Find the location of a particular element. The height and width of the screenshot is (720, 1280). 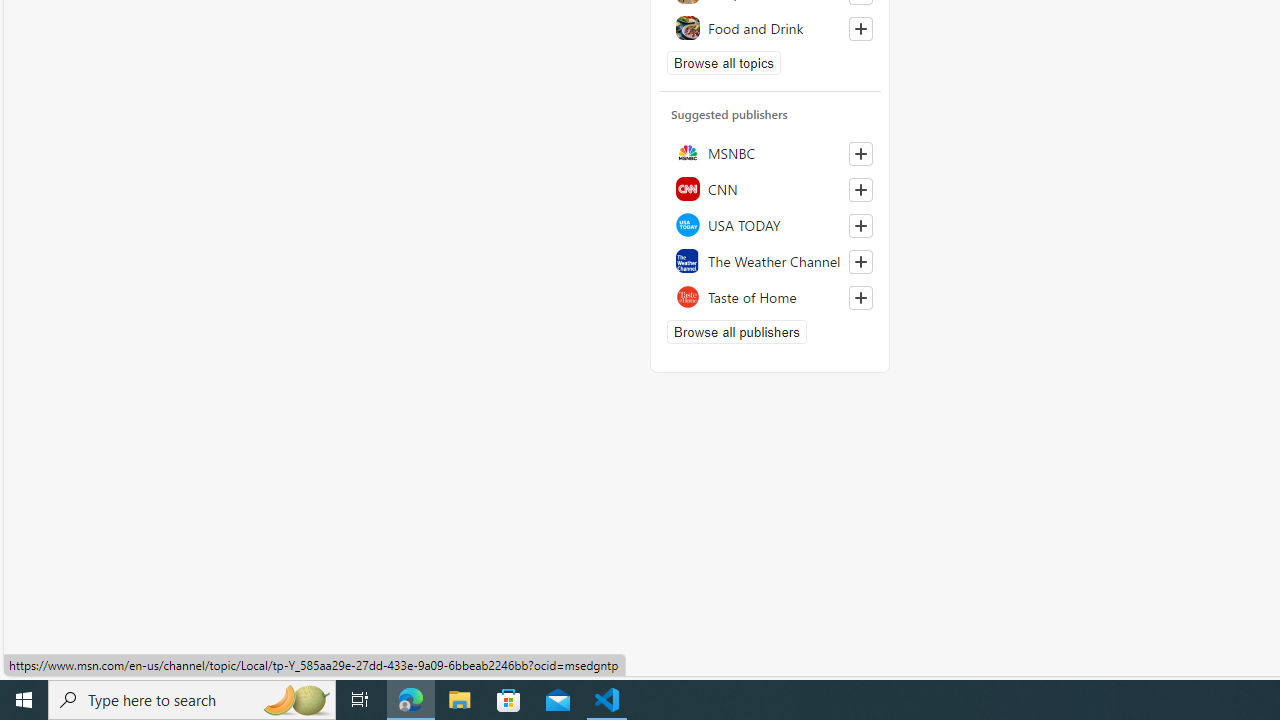

'MSNBC' is located at coordinates (769, 152).